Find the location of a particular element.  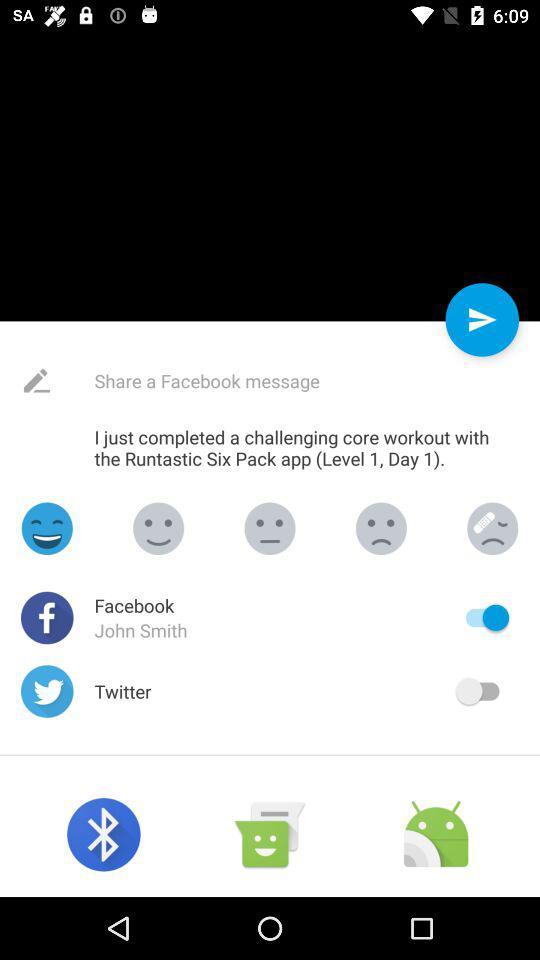

happy emoji is located at coordinates (47, 527).